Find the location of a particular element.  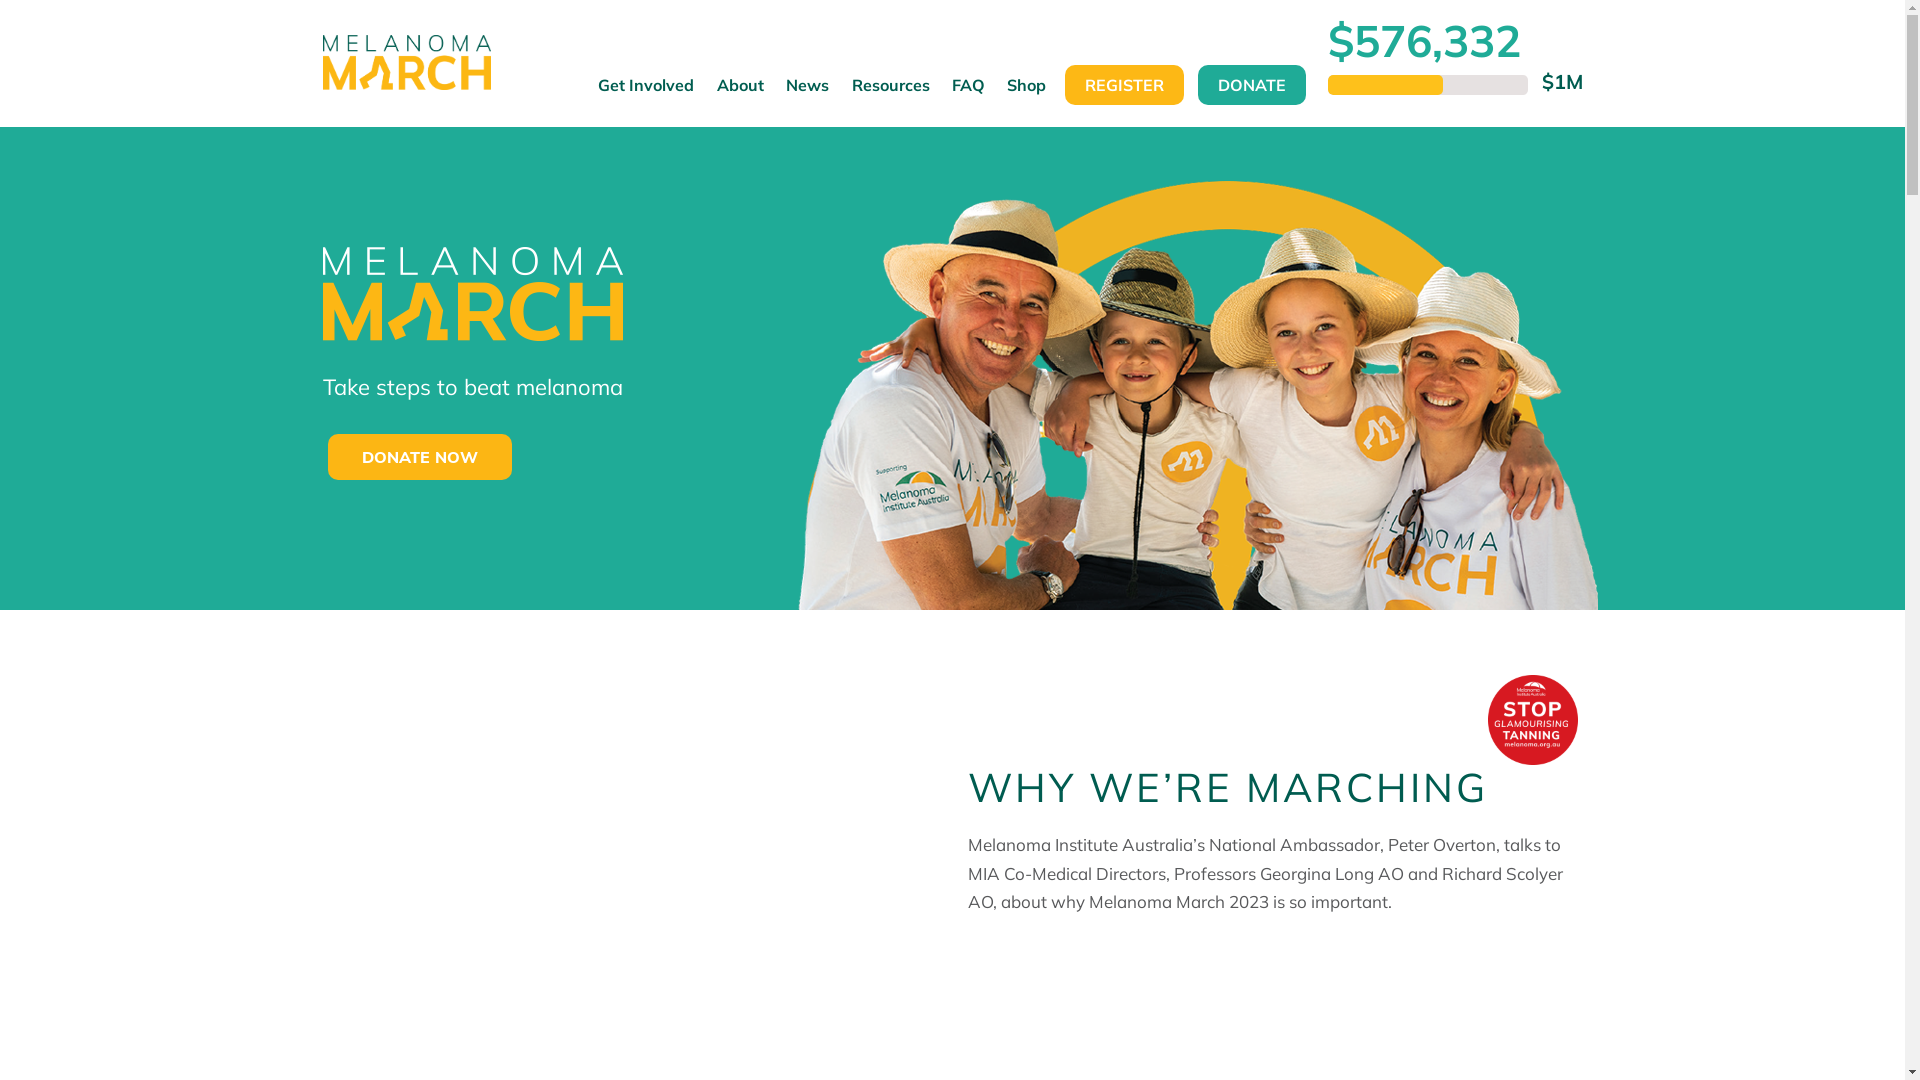

'DONATE NOW' is located at coordinates (419, 456).